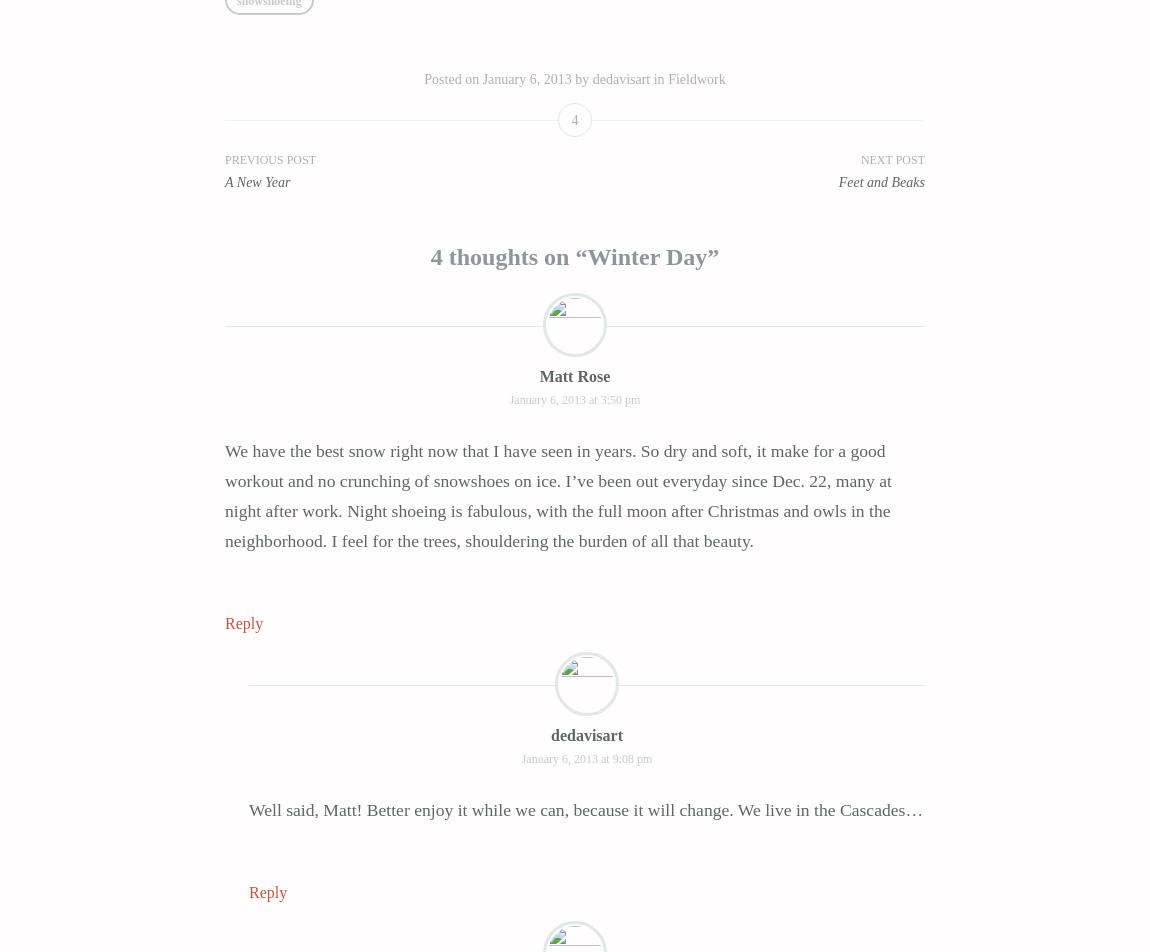 Image resolution: width=1150 pixels, height=952 pixels. I want to click on 'January 6, 2013 at 9:08 pm', so click(585, 757).